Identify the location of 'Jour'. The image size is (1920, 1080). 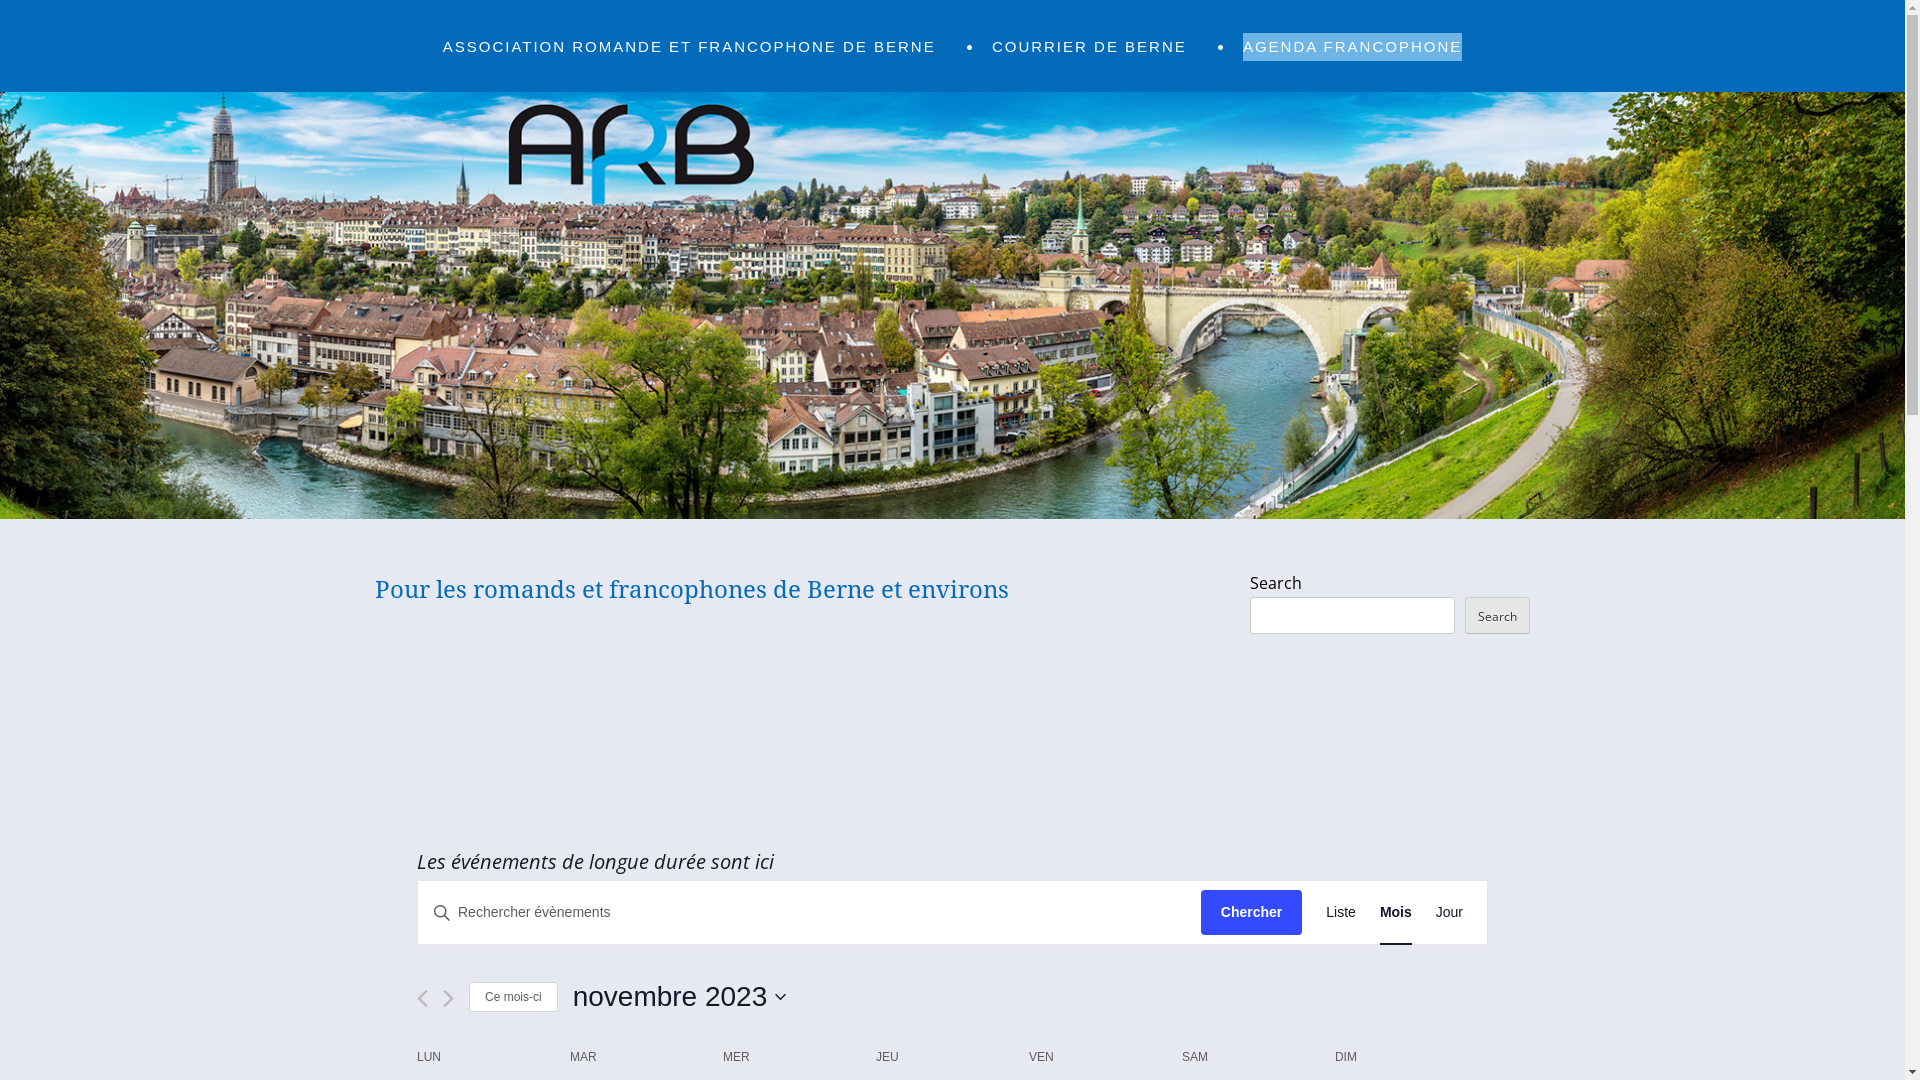
(1434, 912).